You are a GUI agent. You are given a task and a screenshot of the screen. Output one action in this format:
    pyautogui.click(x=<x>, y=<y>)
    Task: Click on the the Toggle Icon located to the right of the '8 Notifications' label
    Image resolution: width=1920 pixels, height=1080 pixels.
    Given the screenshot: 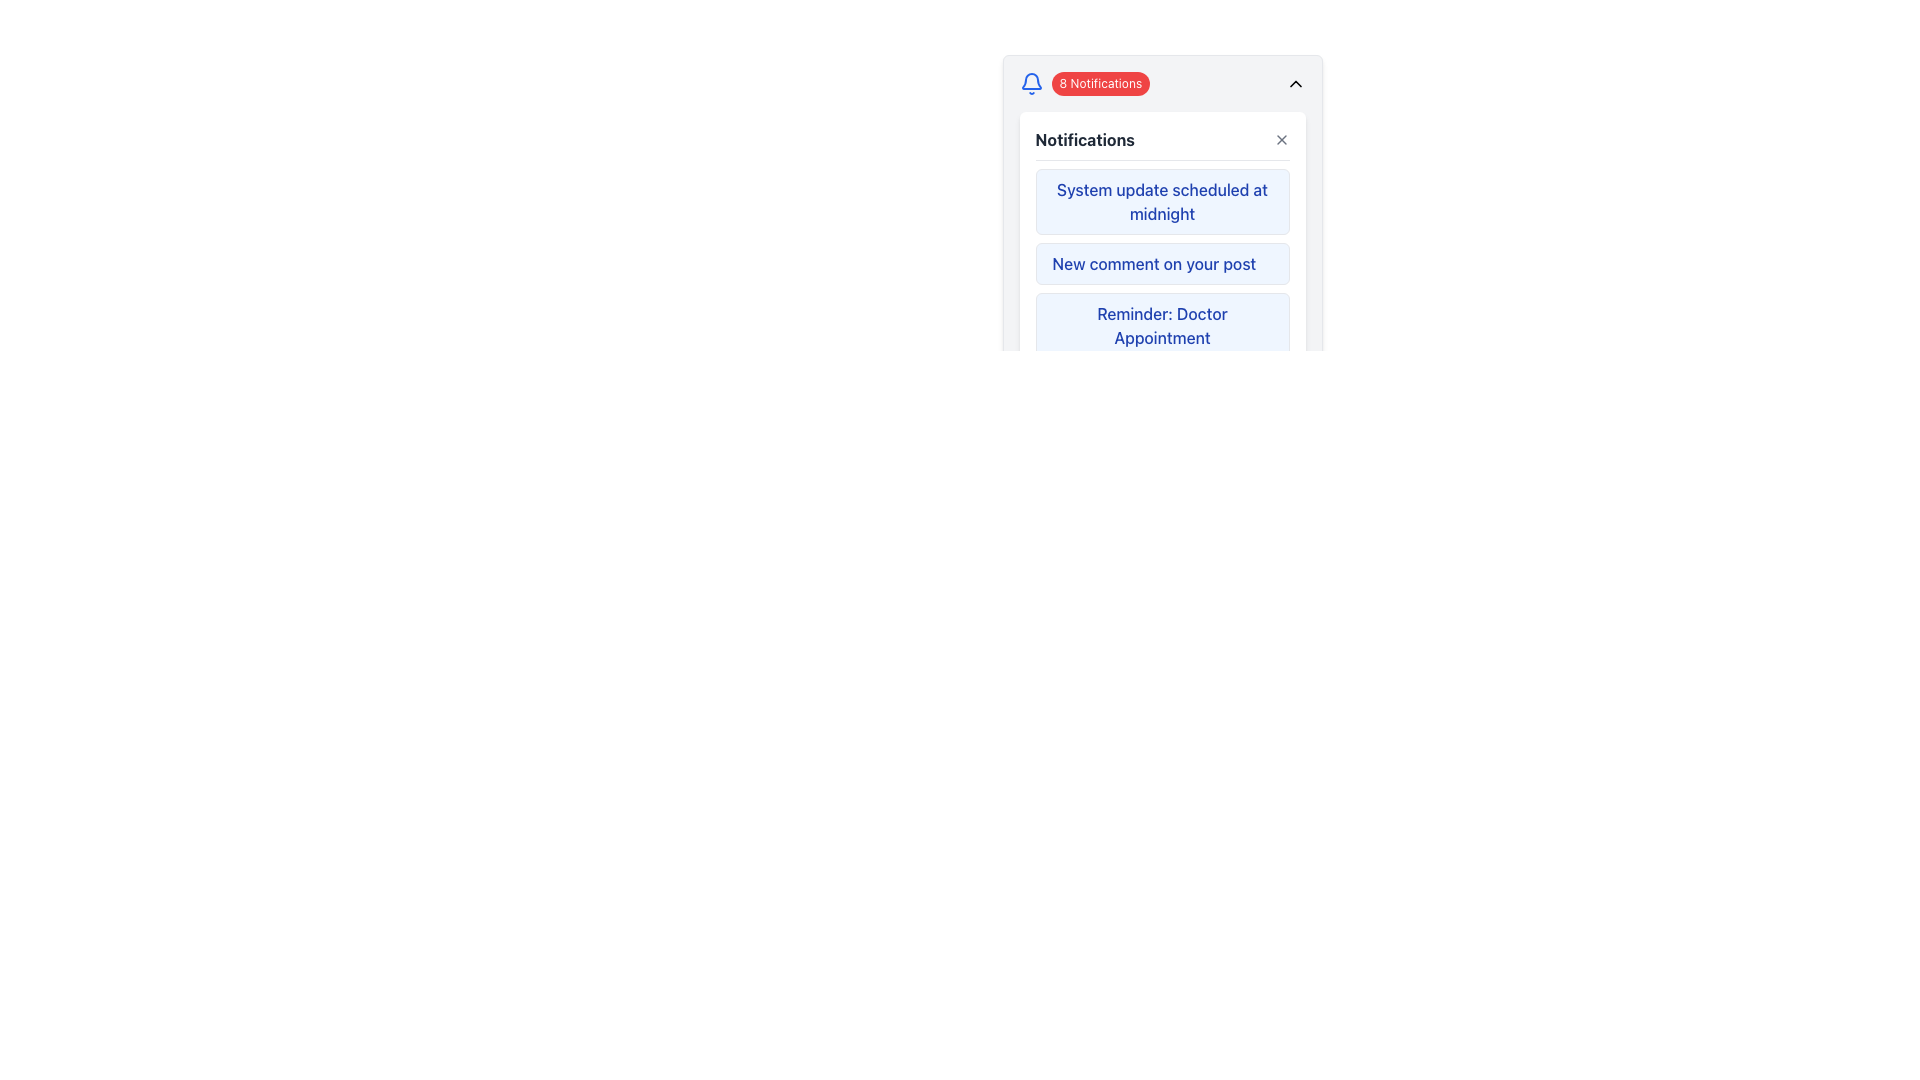 What is the action you would take?
    pyautogui.click(x=1295, y=83)
    